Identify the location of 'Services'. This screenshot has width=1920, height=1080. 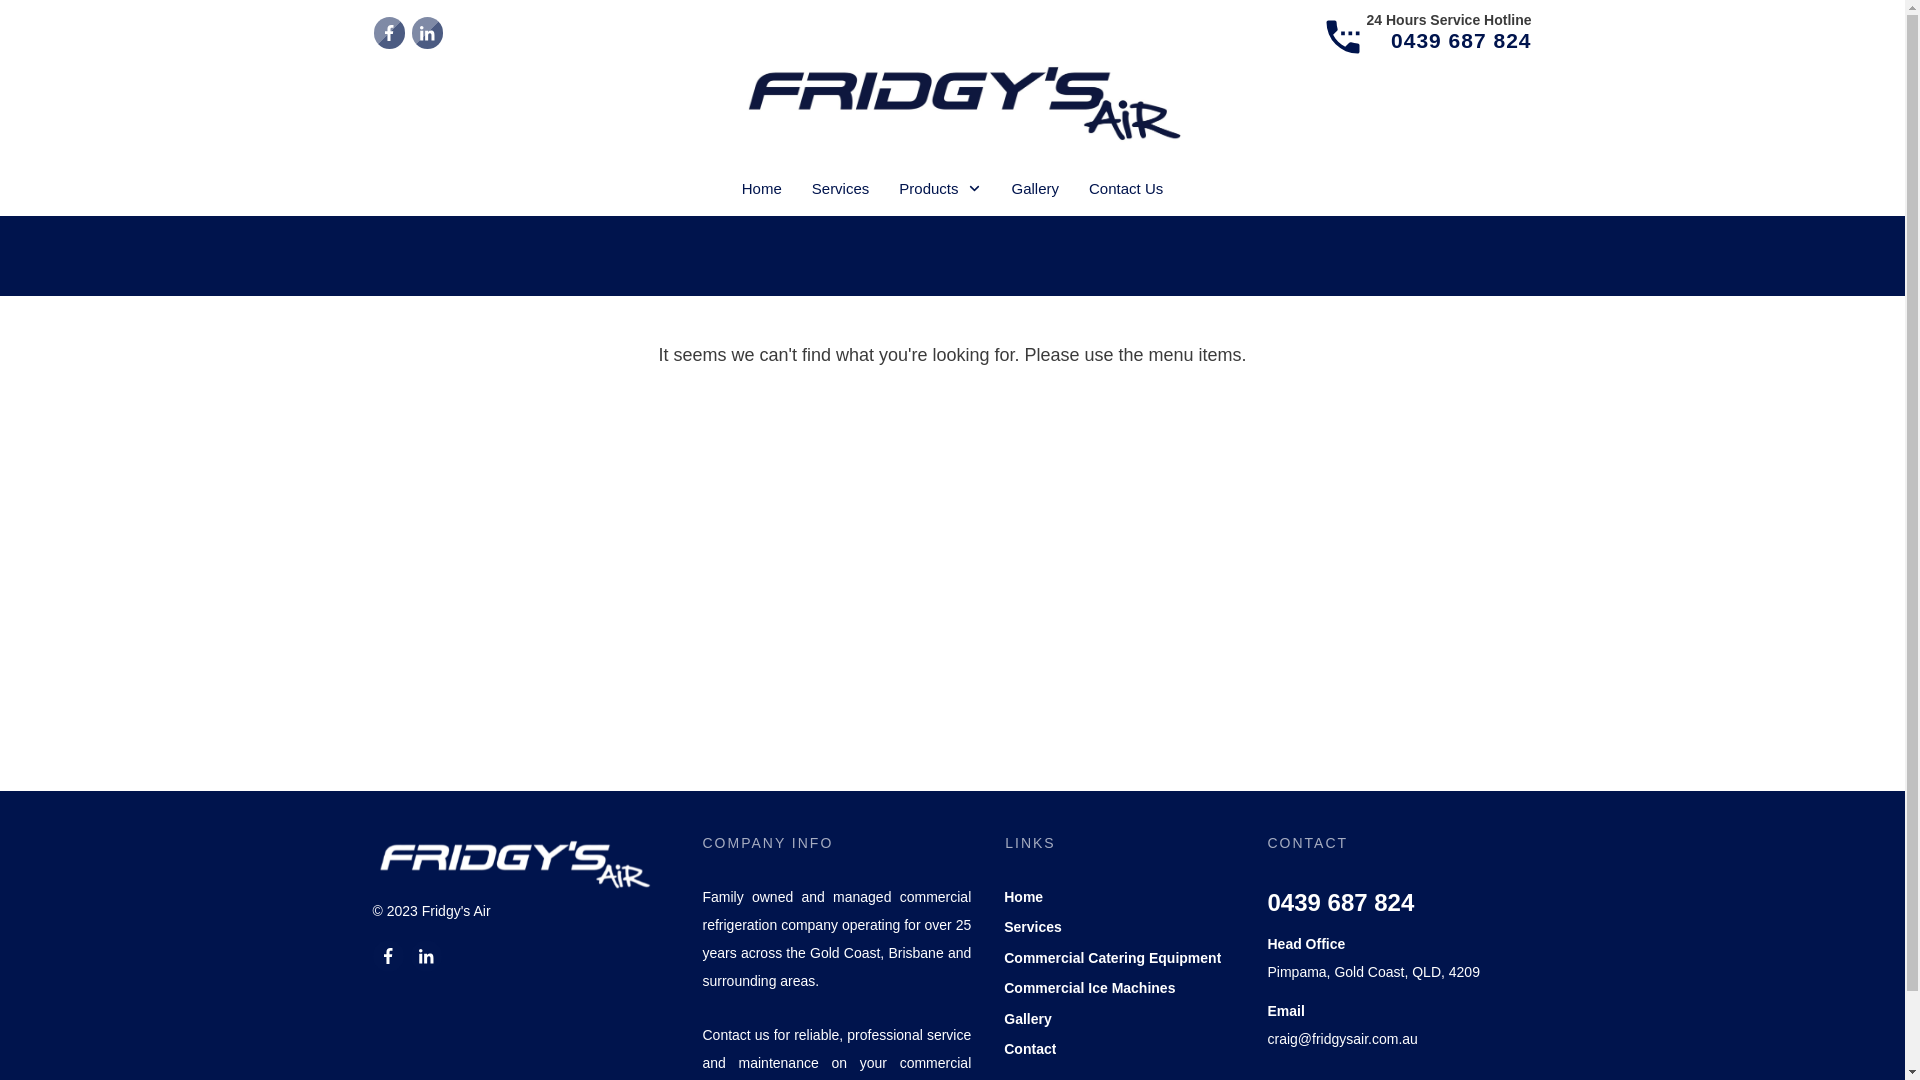
(1032, 926).